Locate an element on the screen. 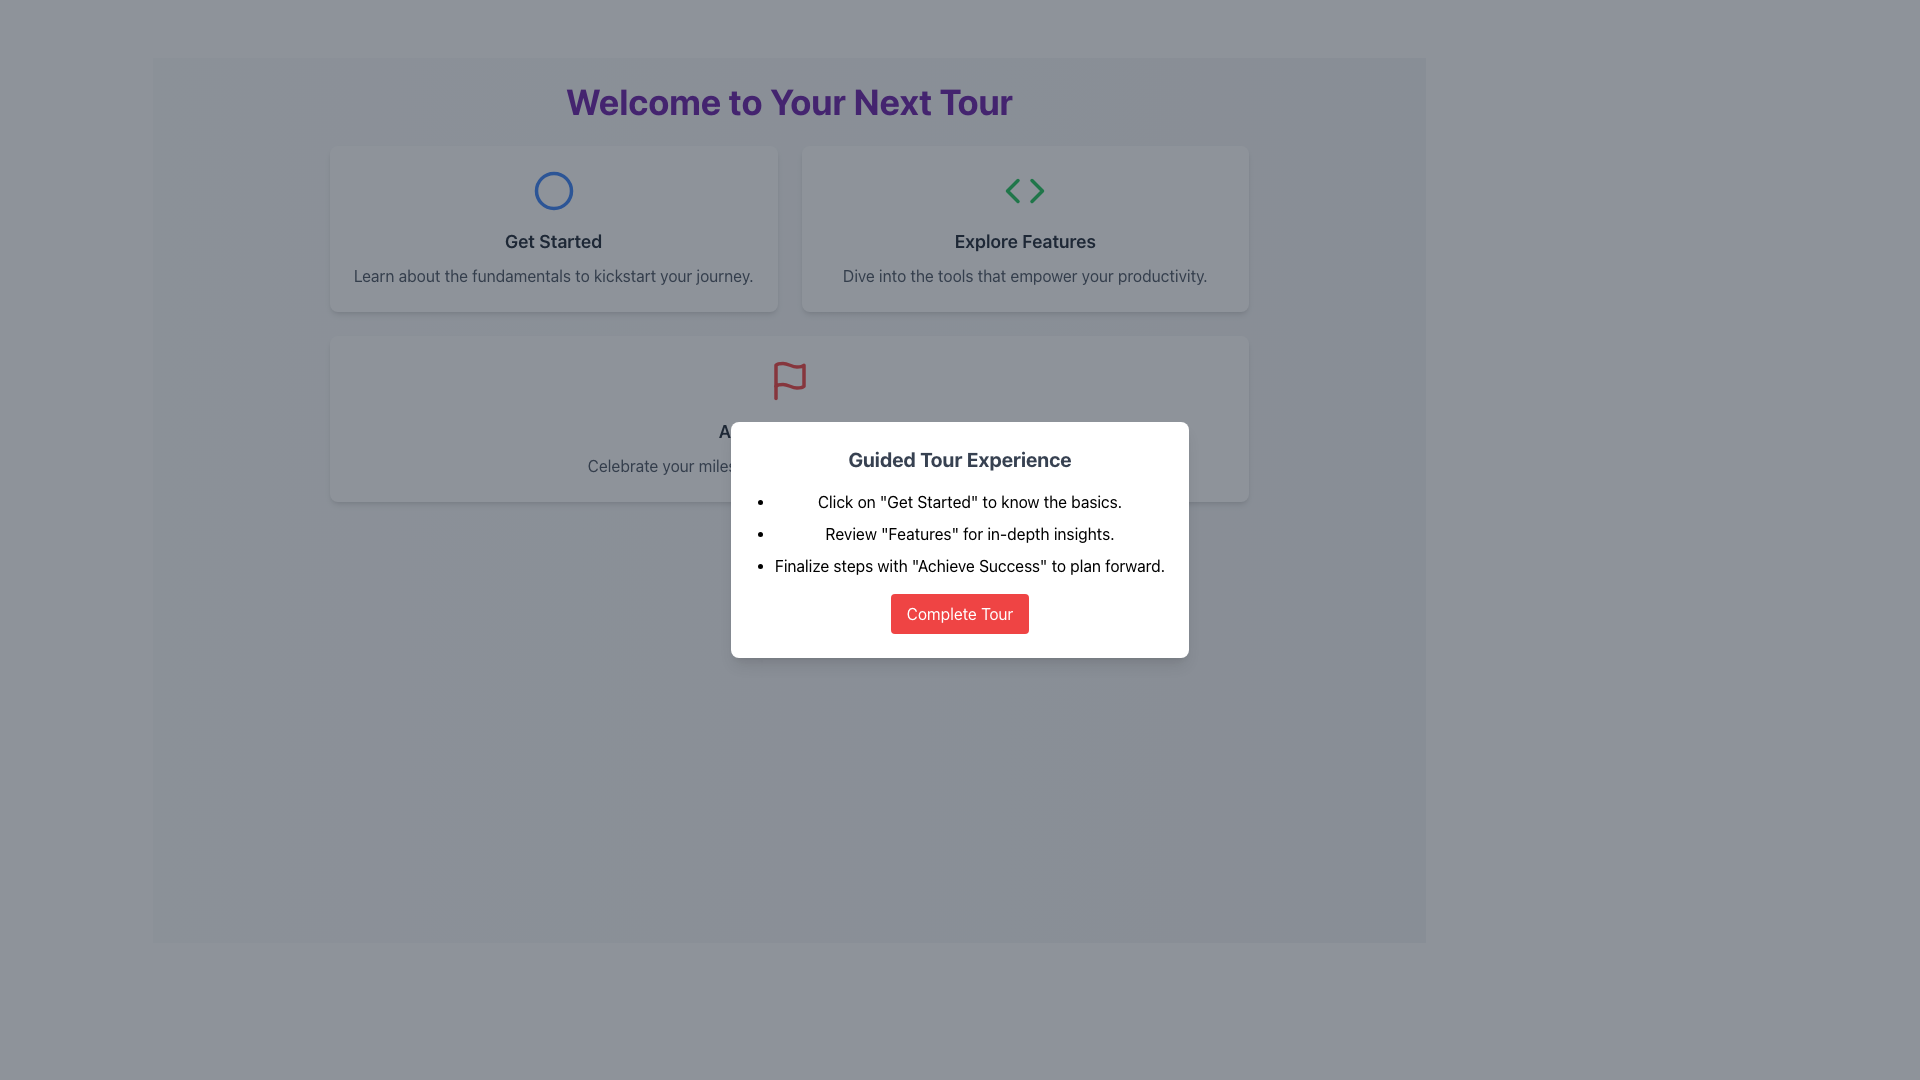 This screenshot has width=1920, height=1080. the Information Card, which is the second item in a row of two boxes within a grid layout is located at coordinates (1025, 227).